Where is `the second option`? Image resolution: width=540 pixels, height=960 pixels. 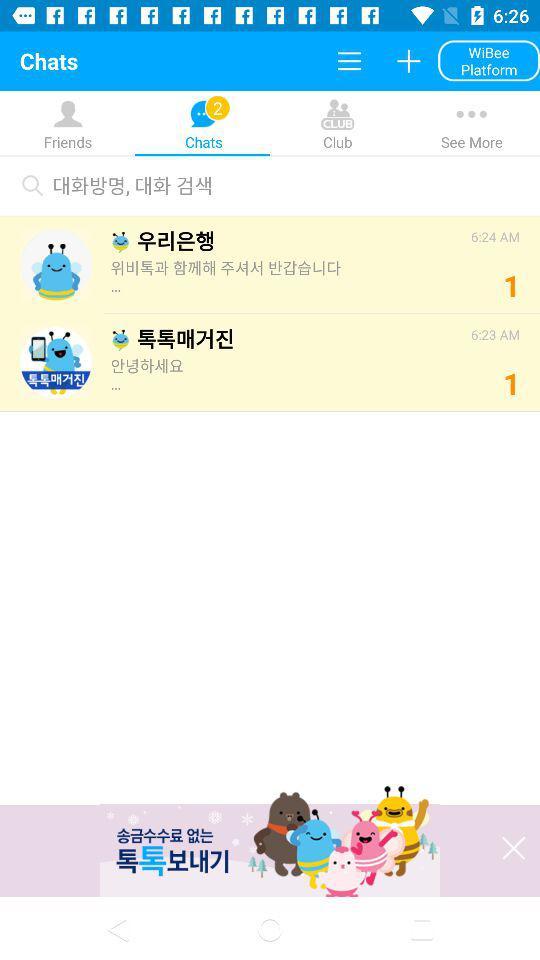
the second option is located at coordinates (270, 360).